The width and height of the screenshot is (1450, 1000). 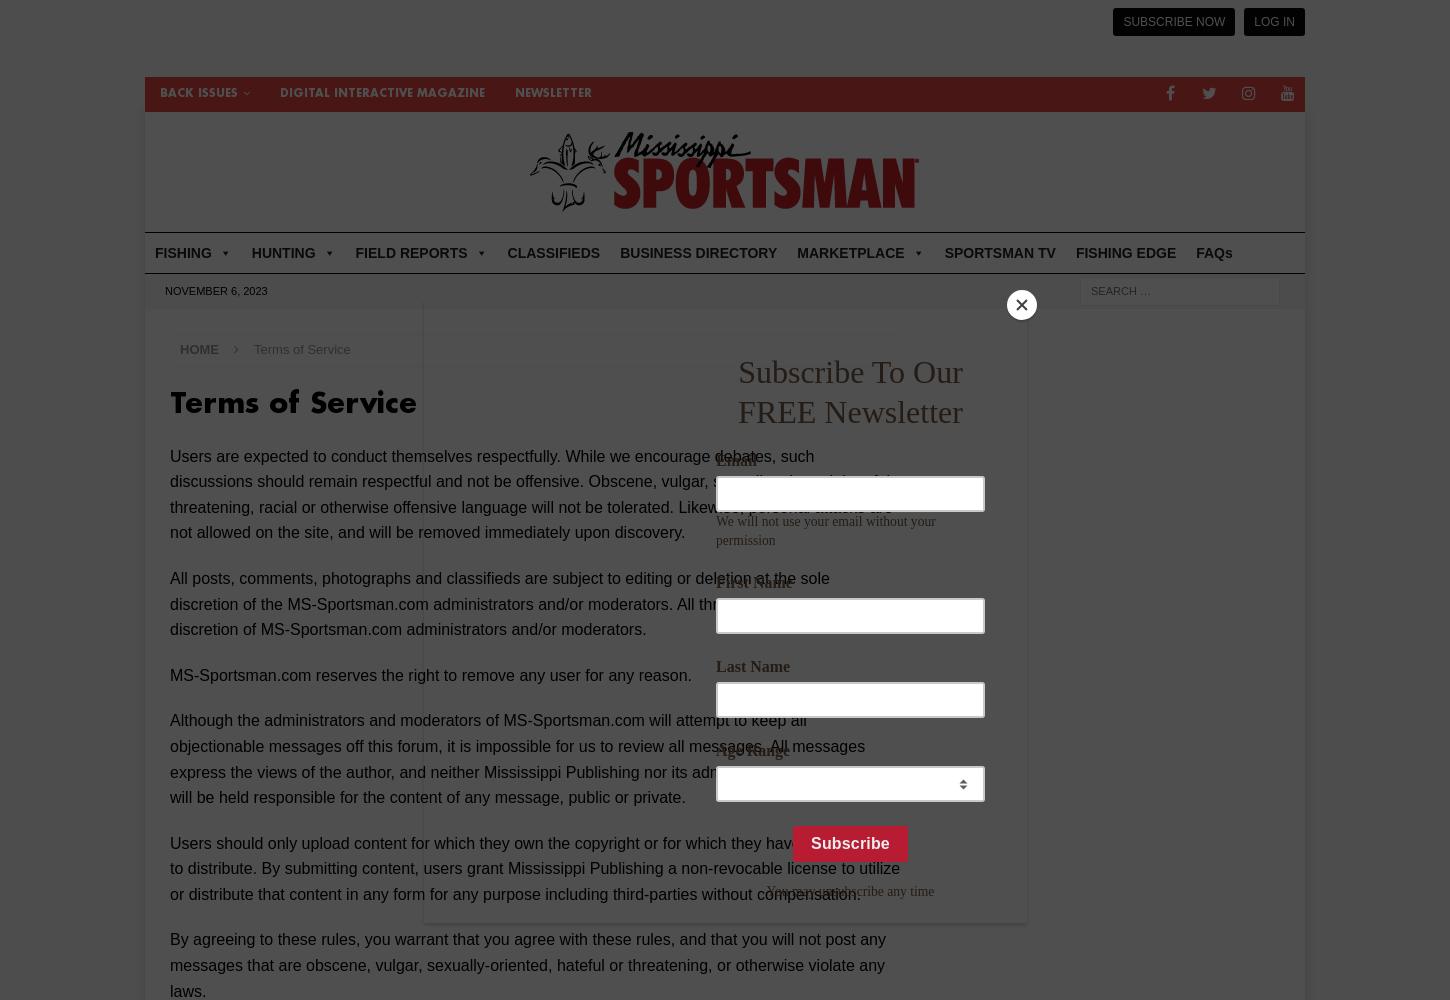 What do you see at coordinates (154, 253) in the screenshot?
I see `'FISHING'` at bounding box center [154, 253].